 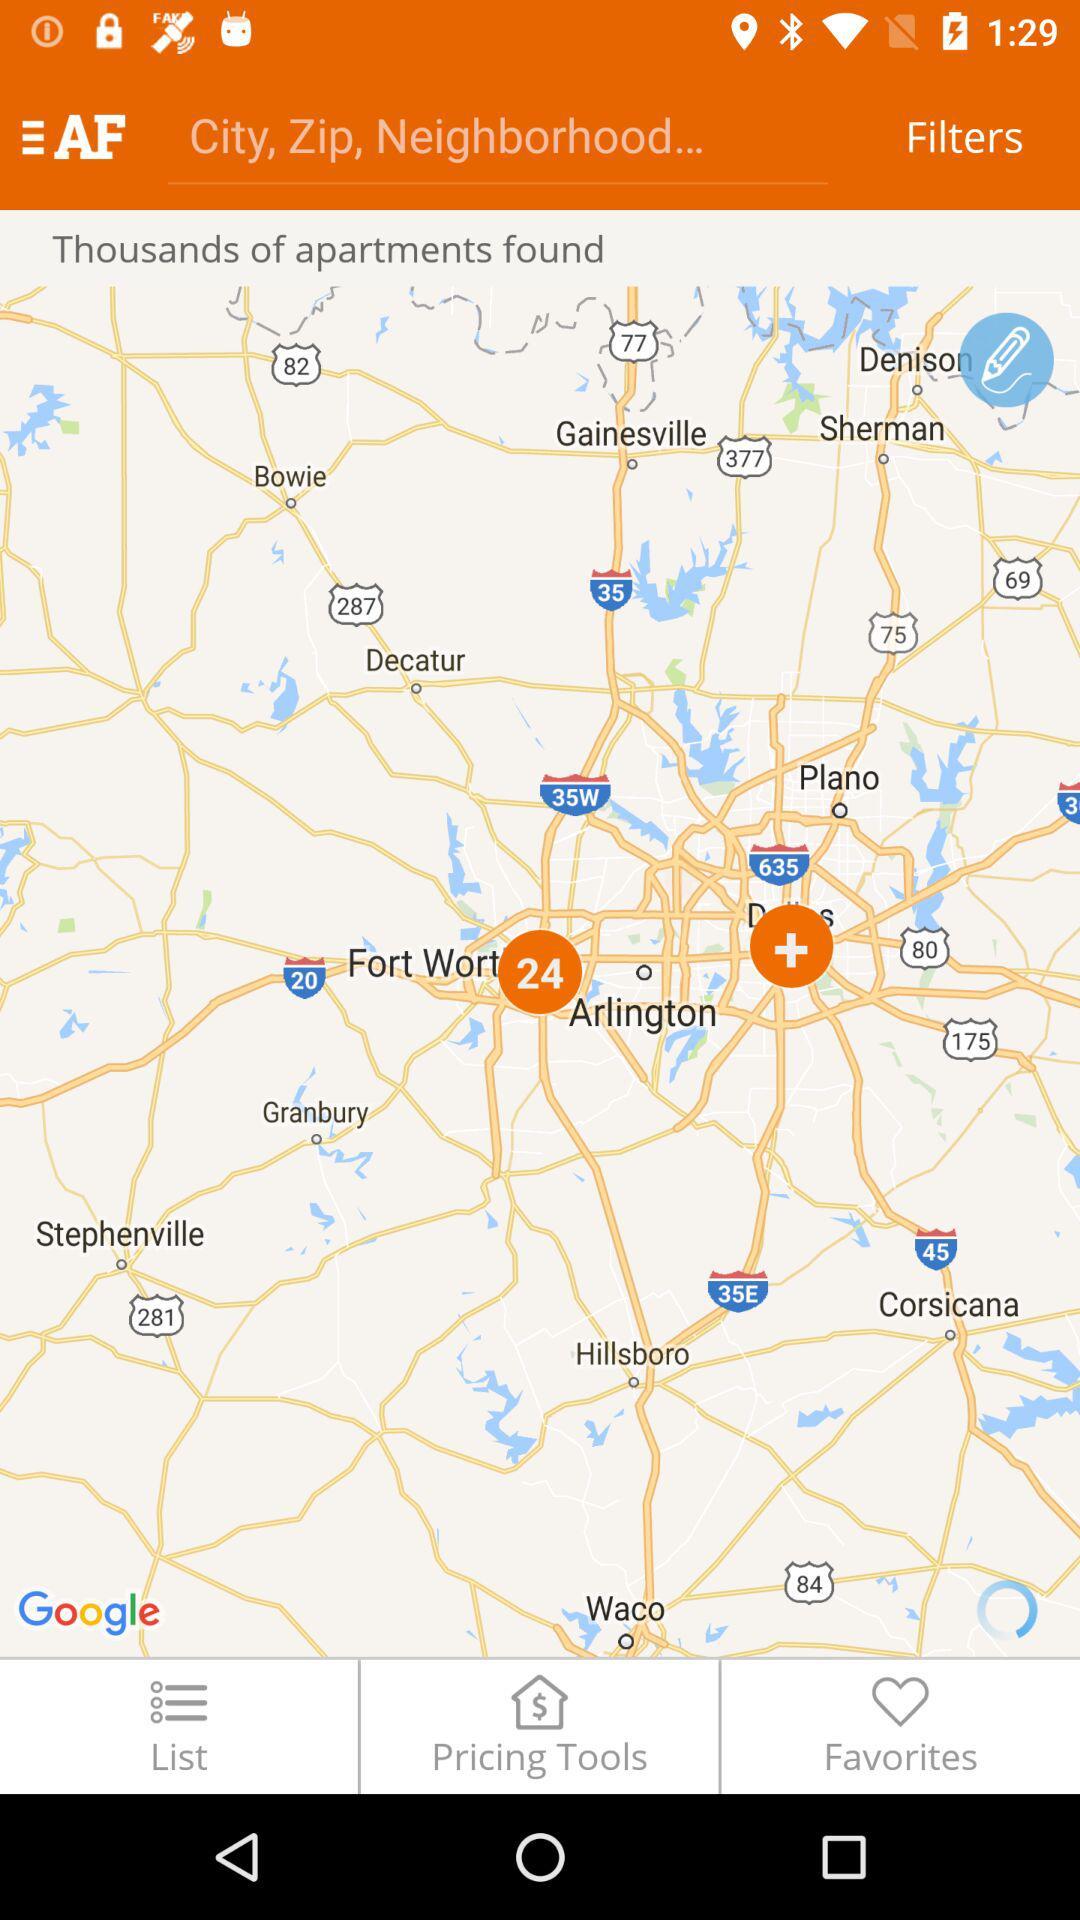 What do you see at coordinates (1006, 360) in the screenshot?
I see `edit settings markers position etc` at bounding box center [1006, 360].